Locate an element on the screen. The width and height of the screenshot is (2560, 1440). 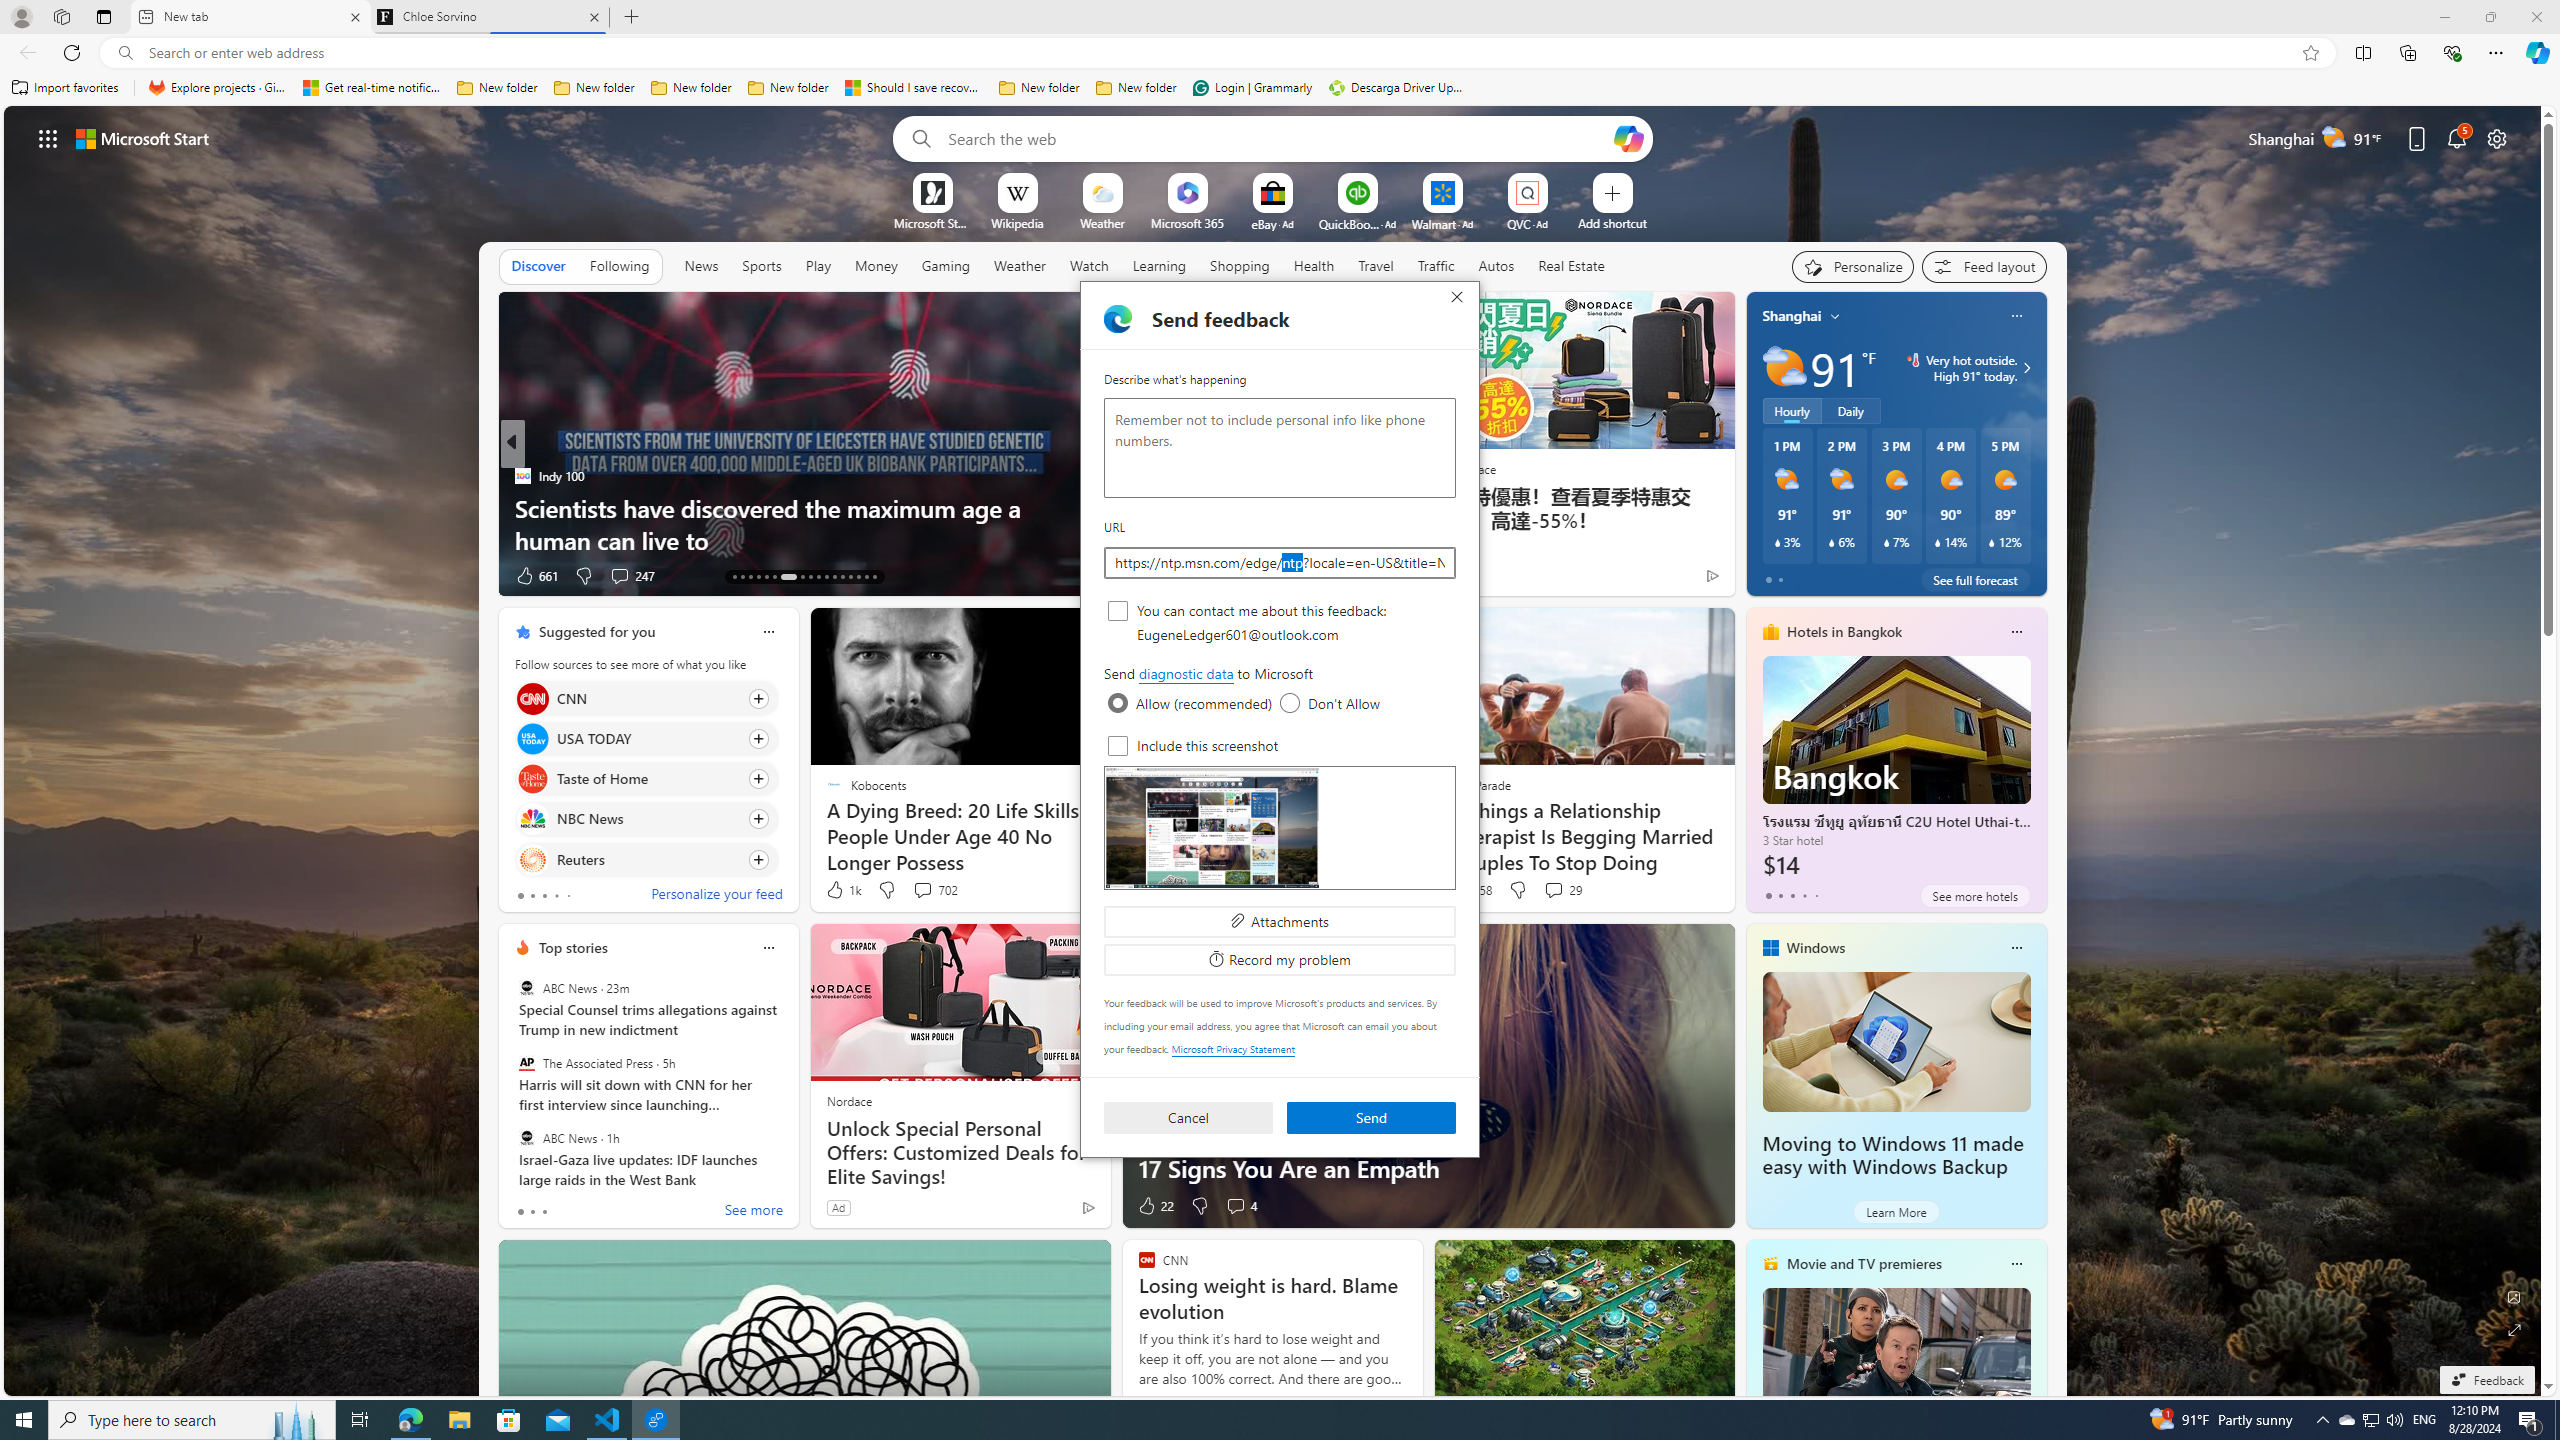
'Feed settings' is located at coordinates (1984, 267).